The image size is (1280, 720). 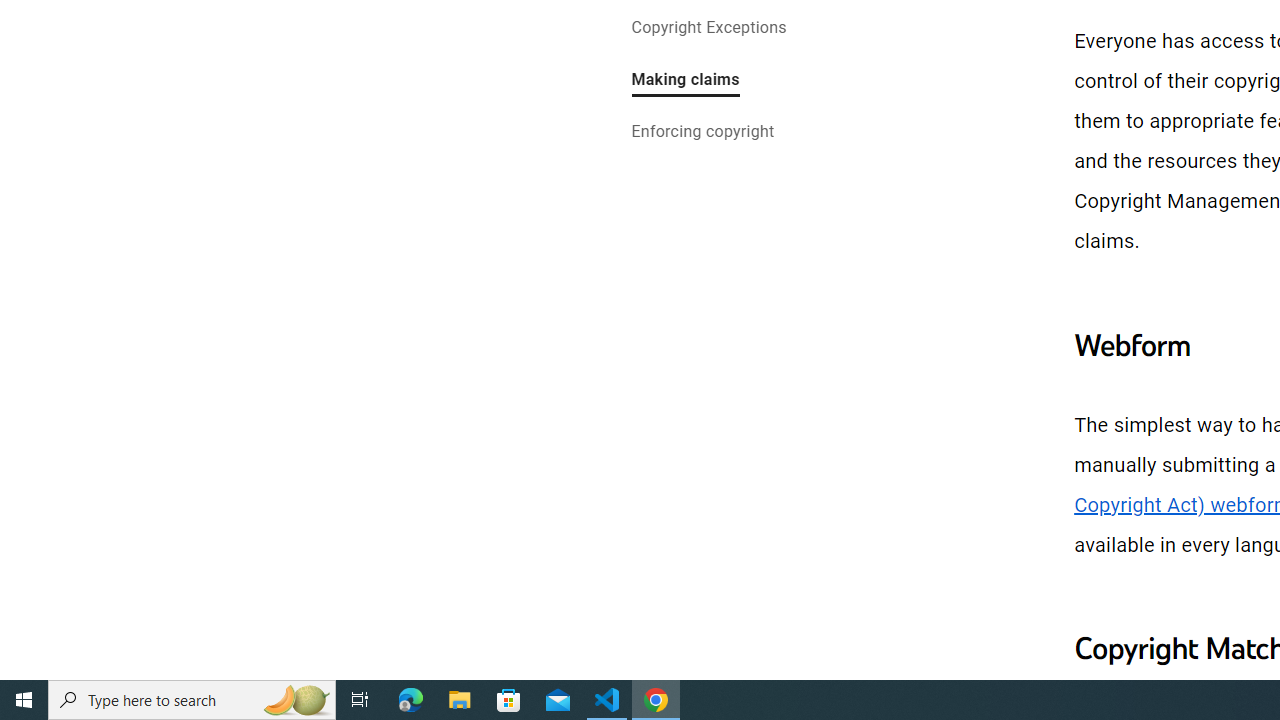 What do you see at coordinates (685, 80) in the screenshot?
I see `'Making claims'` at bounding box center [685, 80].